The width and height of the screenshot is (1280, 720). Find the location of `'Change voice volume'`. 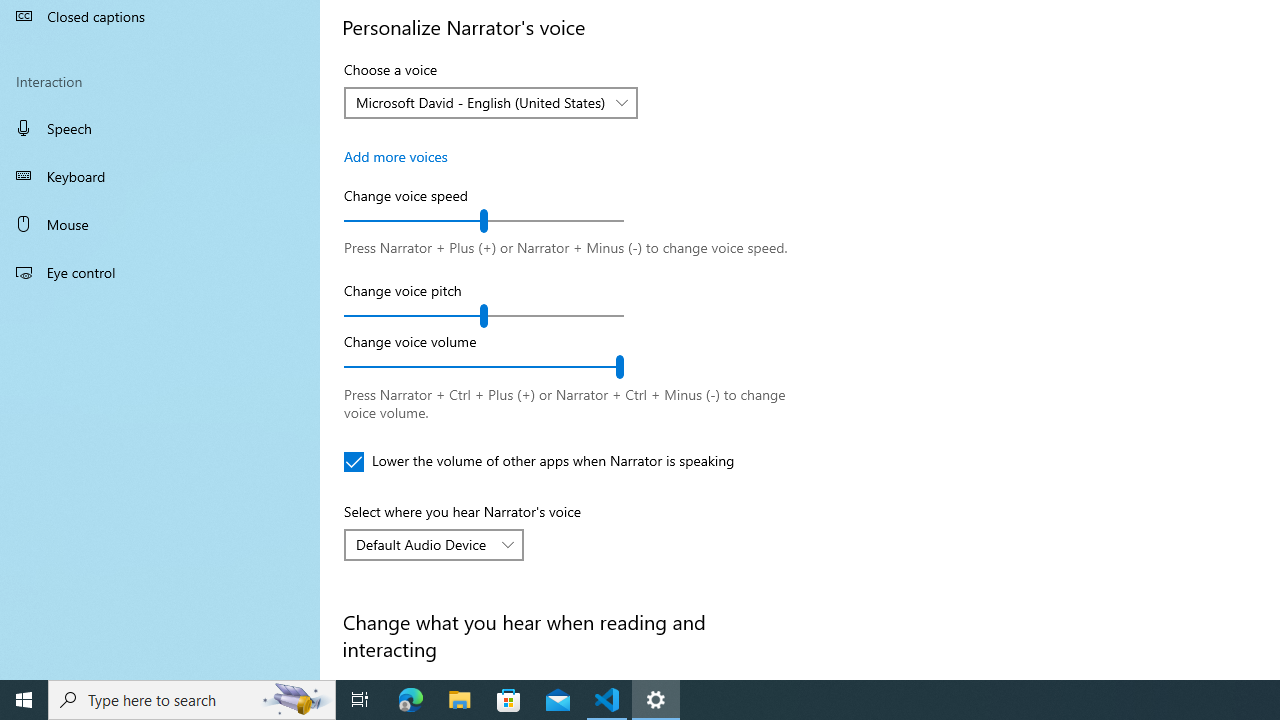

'Change voice volume' is located at coordinates (484, 367).